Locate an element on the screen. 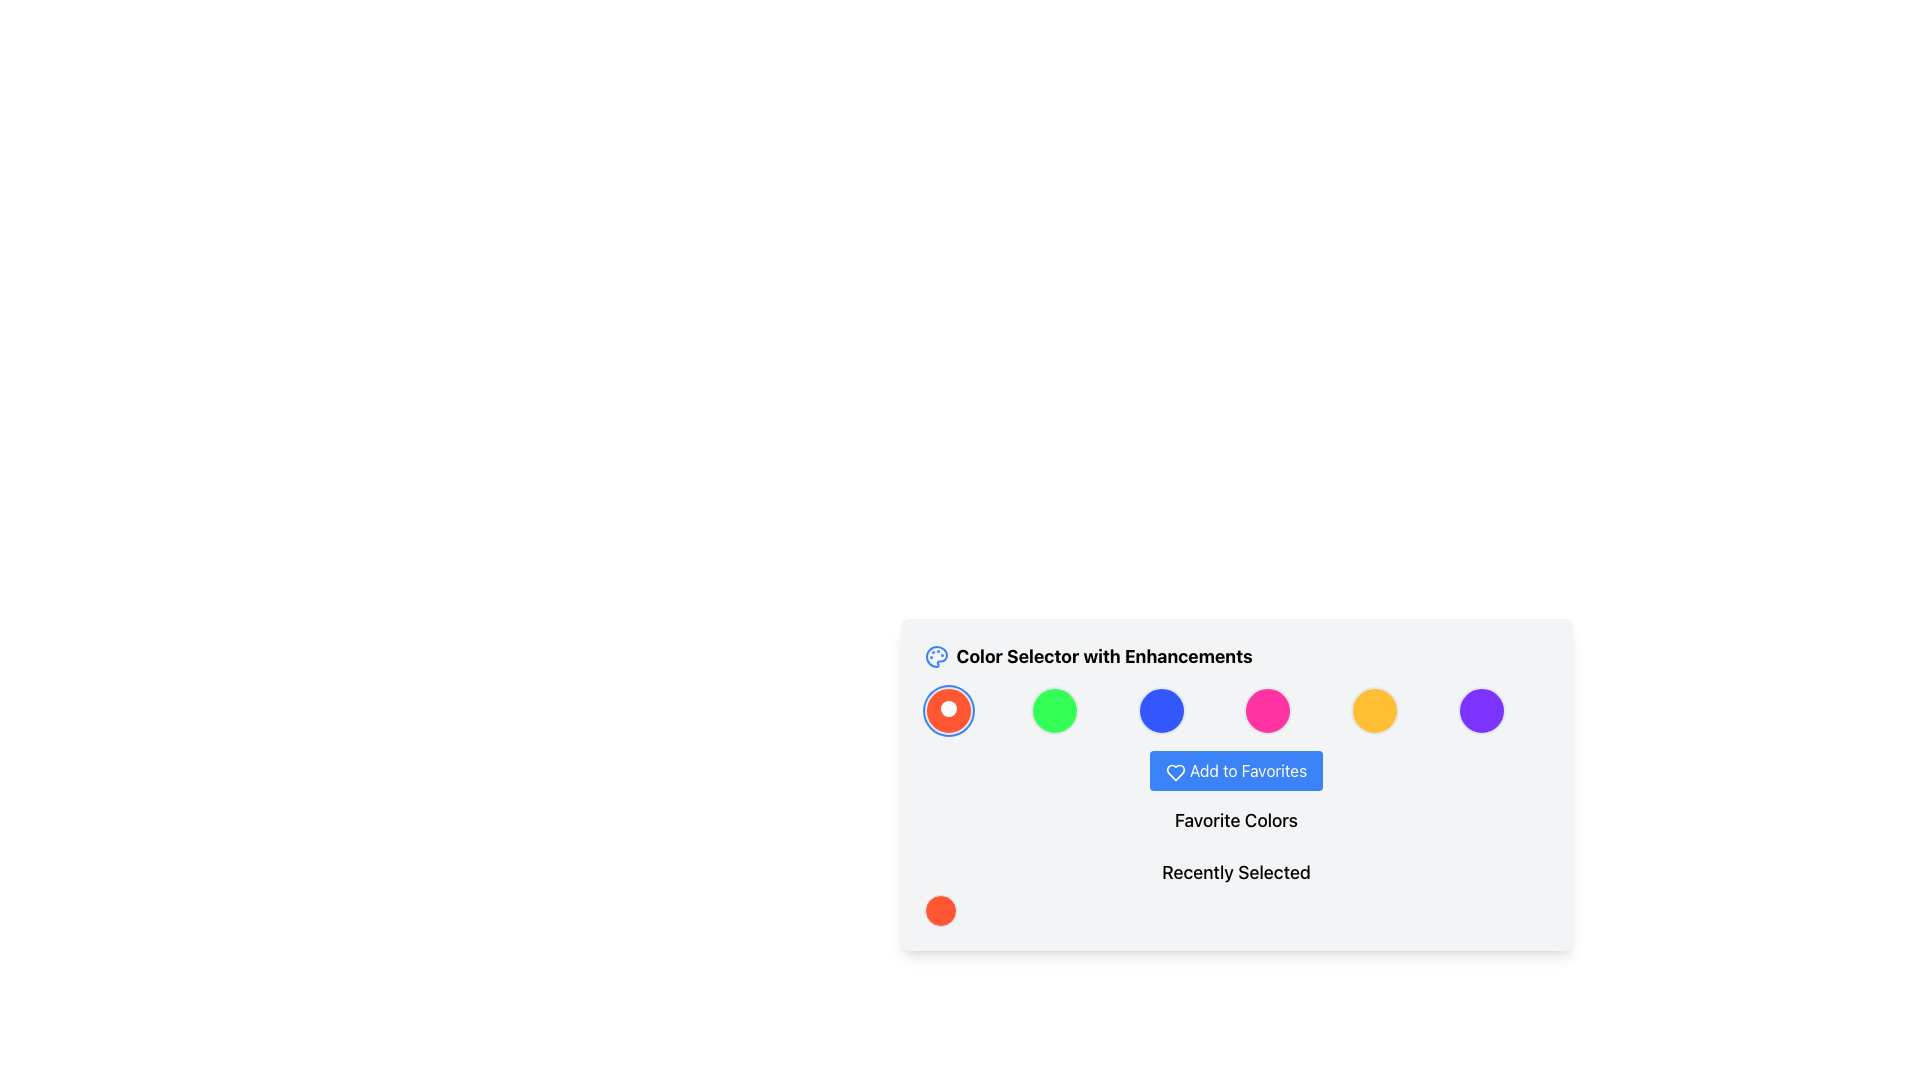 Image resolution: width=1920 pixels, height=1080 pixels. the 'Add to Favorites' button, which has a blue background, white text, and a heart icon, located below the color selectors and above the text labels is located at coordinates (1235, 784).